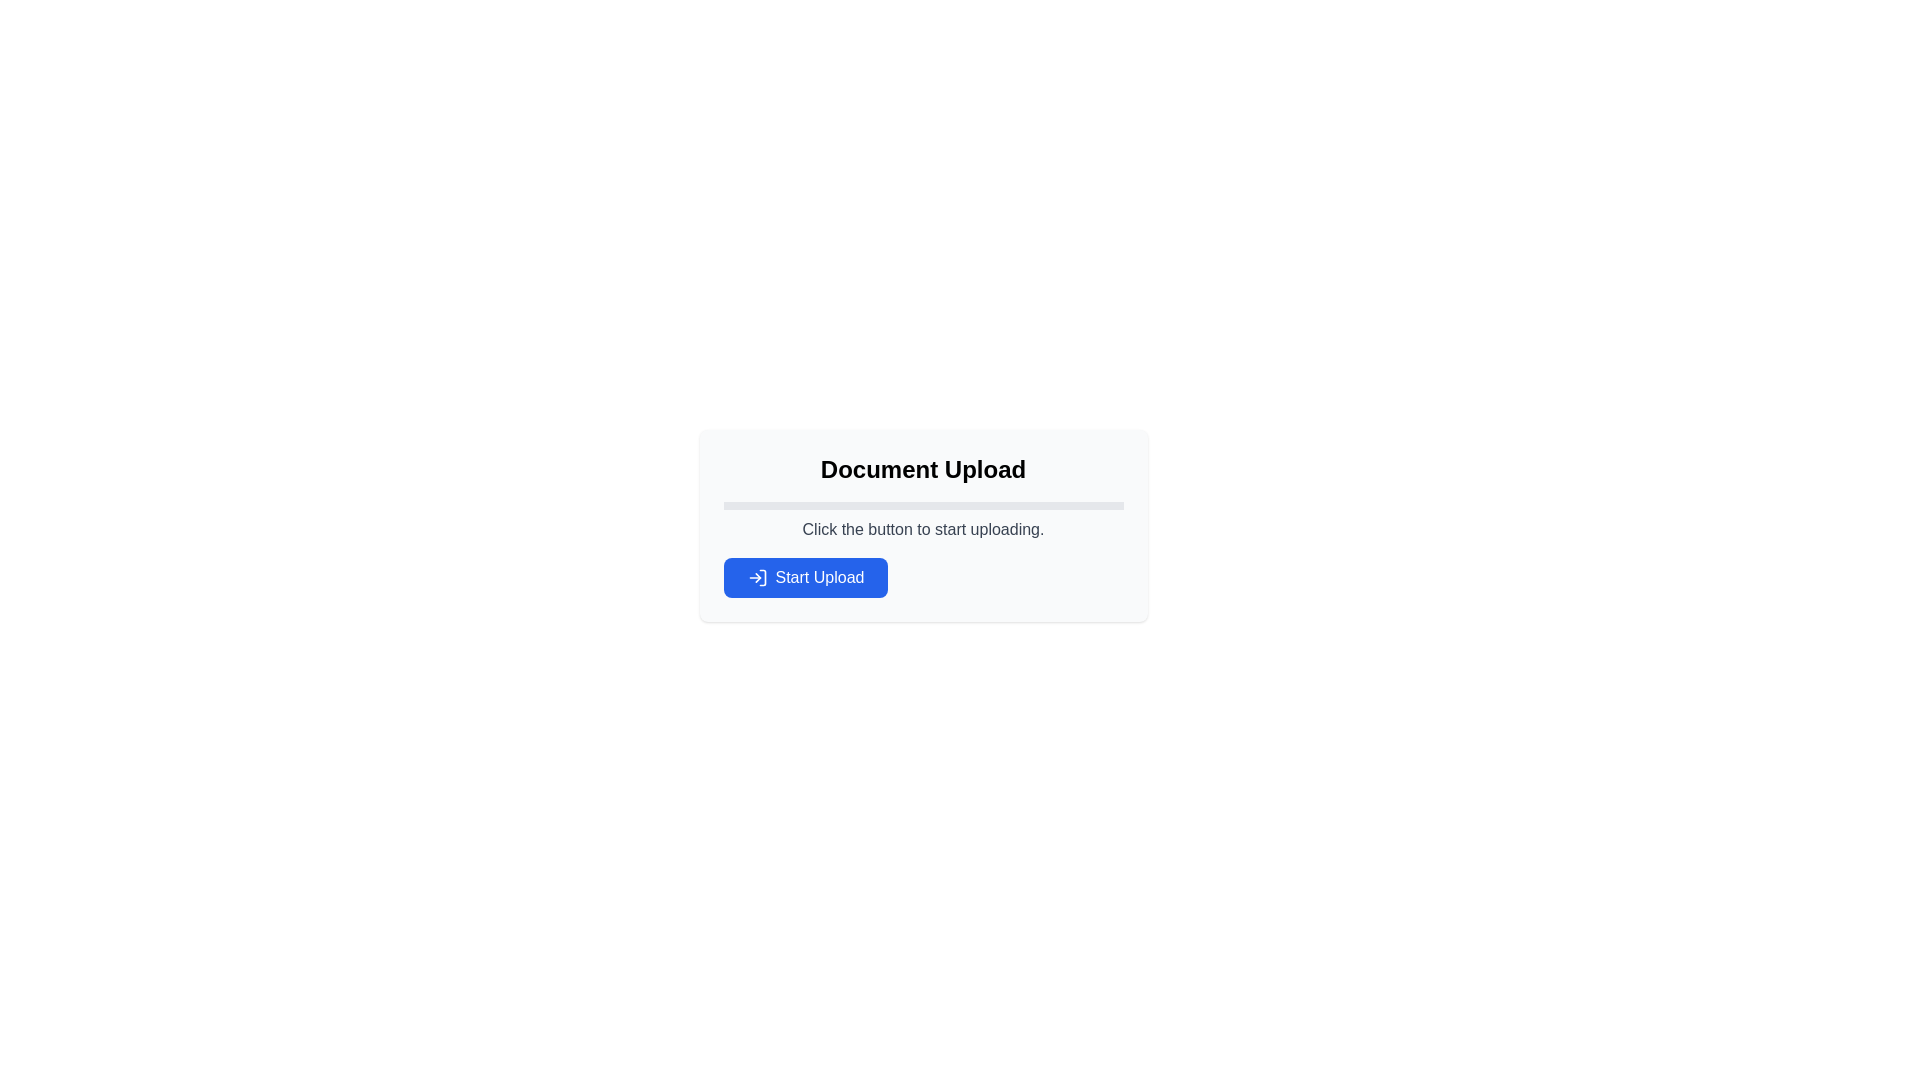 The height and width of the screenshot is (1080, 1920). Describe the element at coordinates (761, 578) in the screenshot. I see `the 'Start Upload' button which contains a vertical line segment SVG icon with rounded ends positioned centrally within it` at that location.